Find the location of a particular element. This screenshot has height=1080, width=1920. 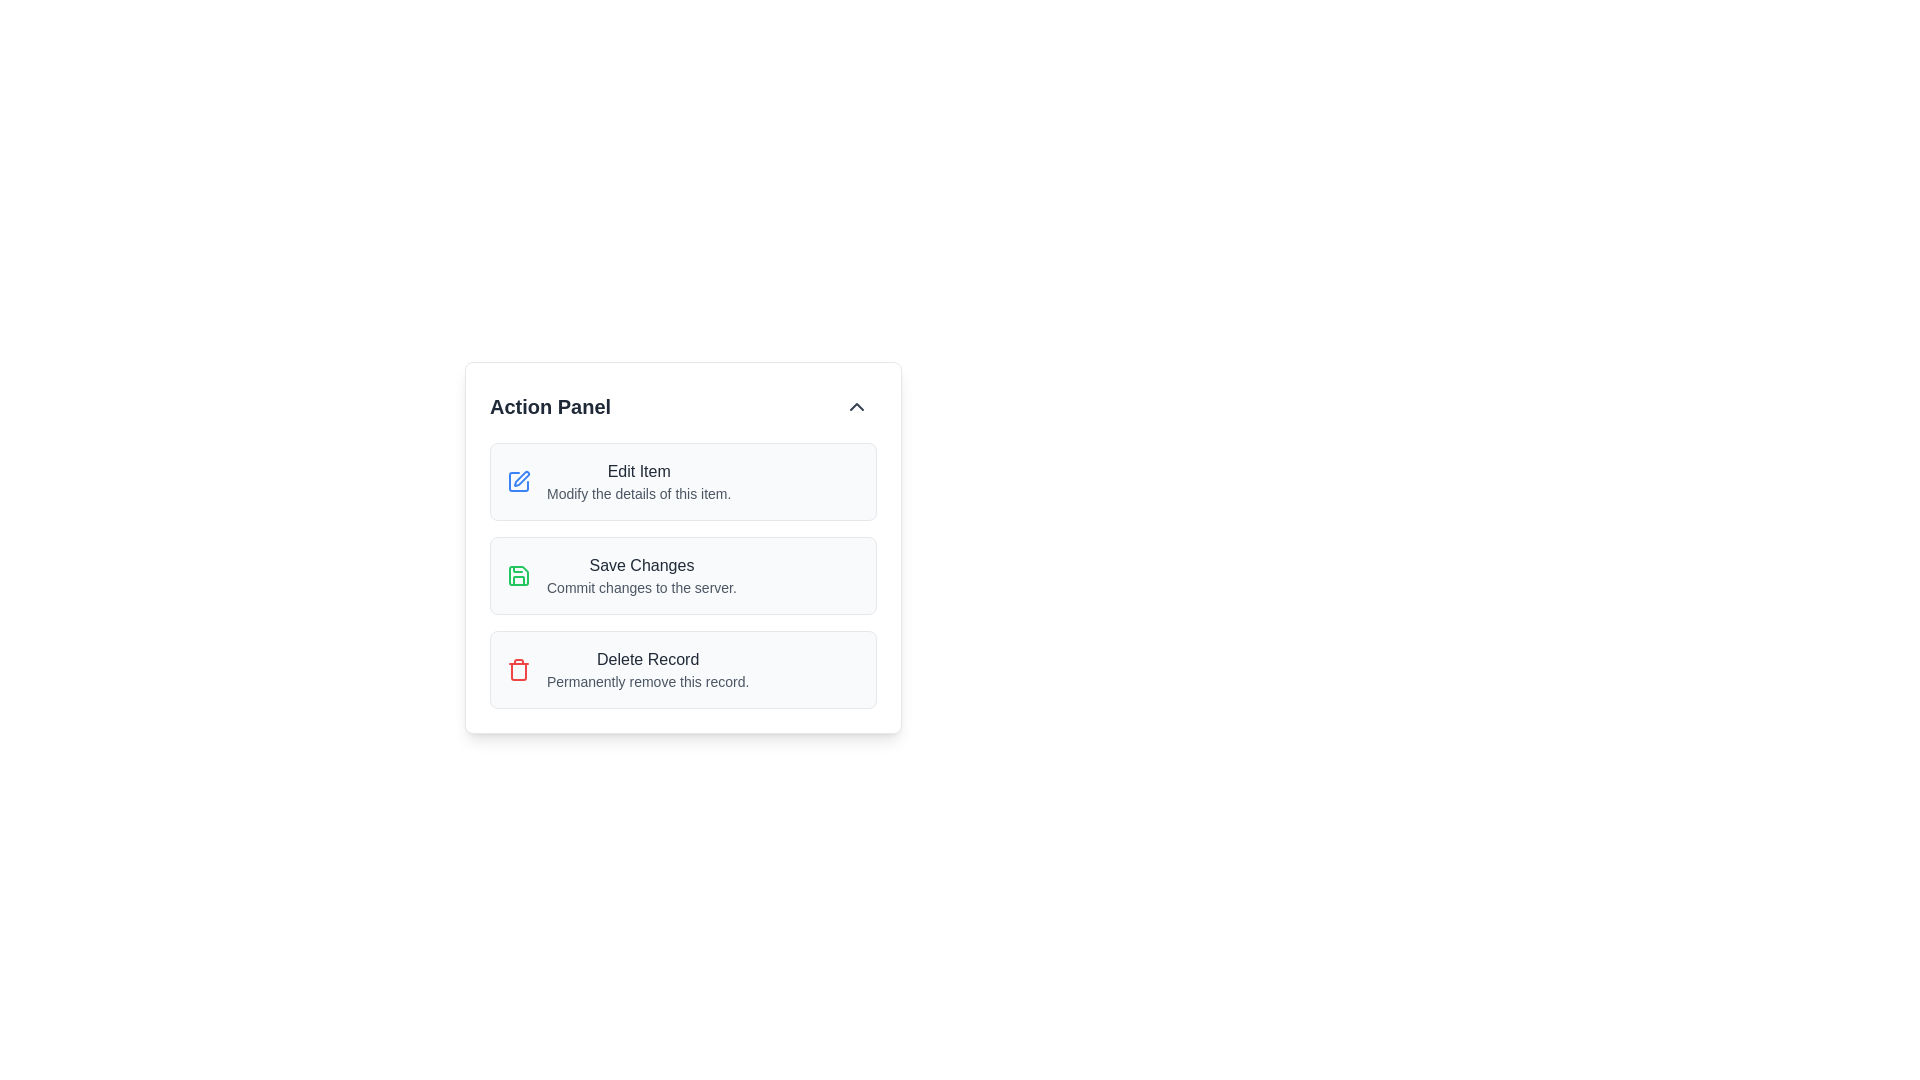

the edit button located at the top of the 'Action Panel' is located at coordinates (683, 482).